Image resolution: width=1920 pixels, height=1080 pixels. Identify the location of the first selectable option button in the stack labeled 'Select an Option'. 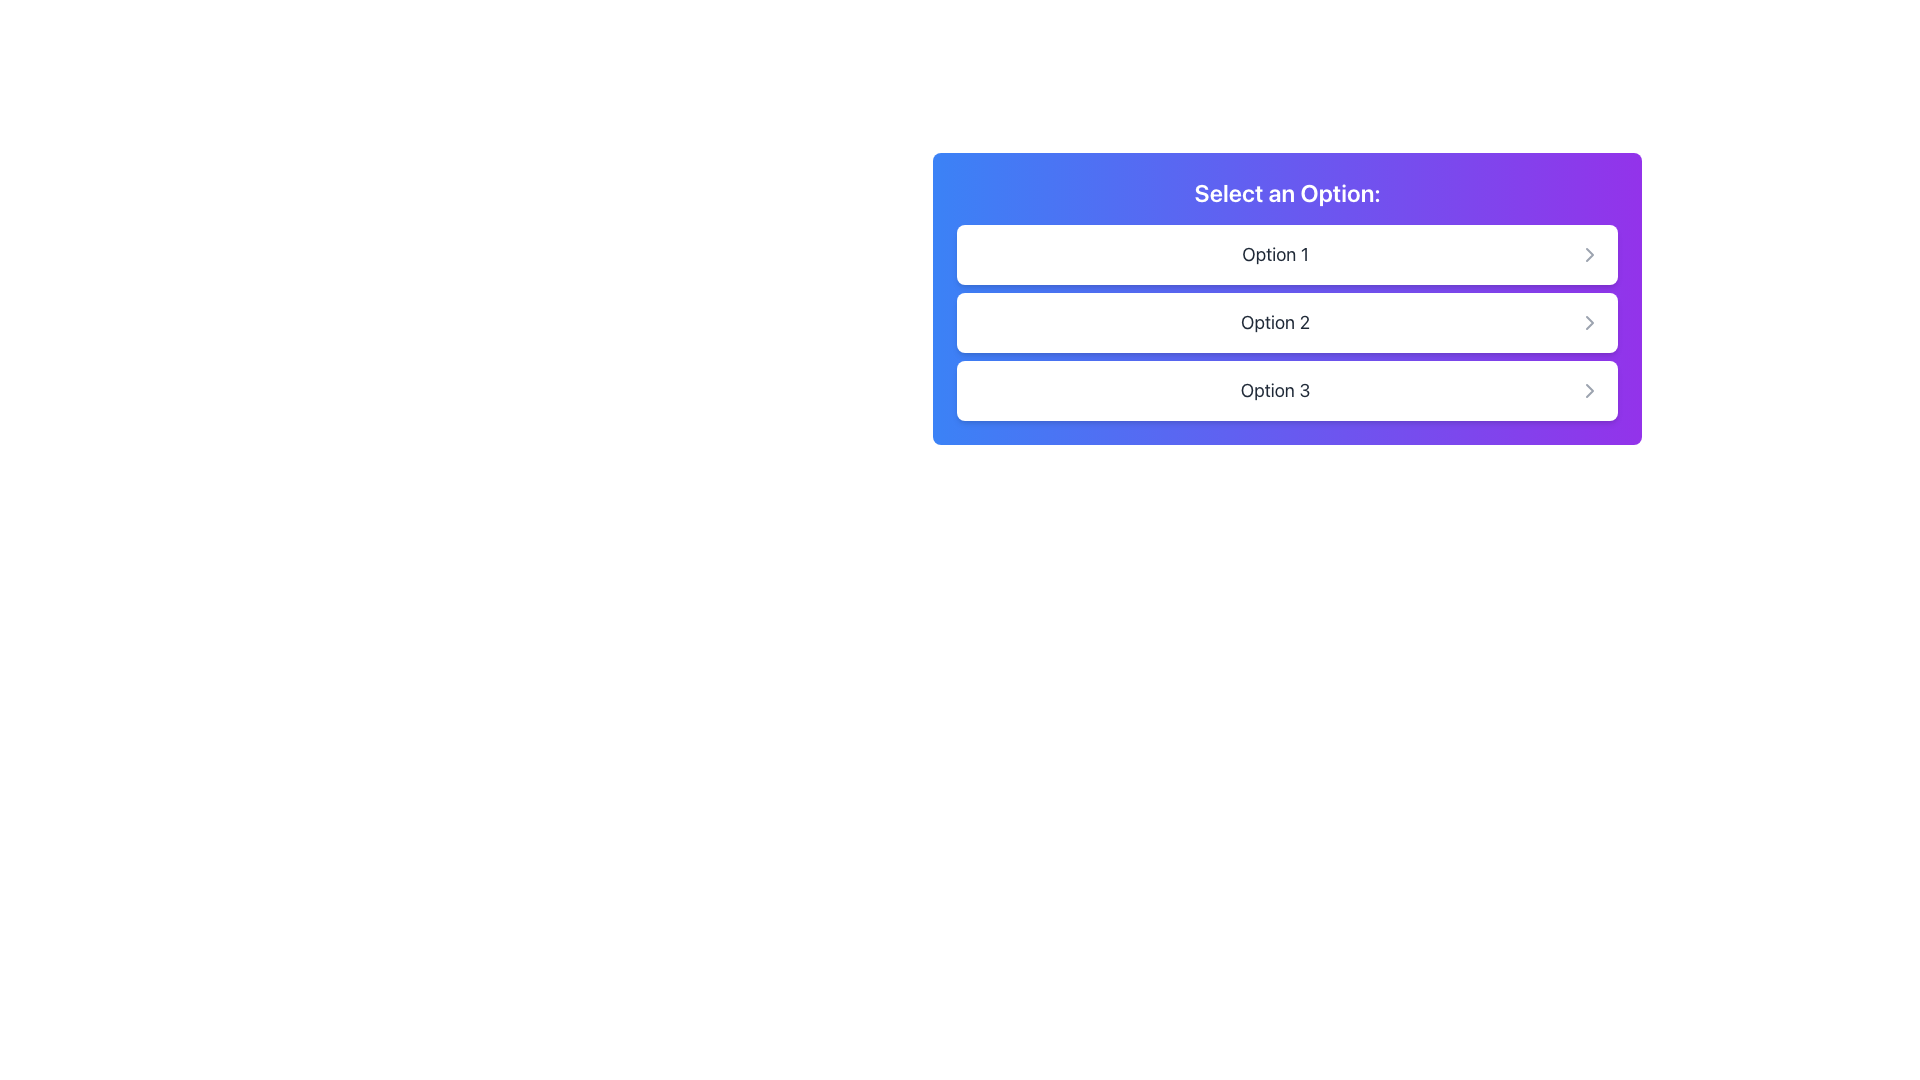
(1287, 253).